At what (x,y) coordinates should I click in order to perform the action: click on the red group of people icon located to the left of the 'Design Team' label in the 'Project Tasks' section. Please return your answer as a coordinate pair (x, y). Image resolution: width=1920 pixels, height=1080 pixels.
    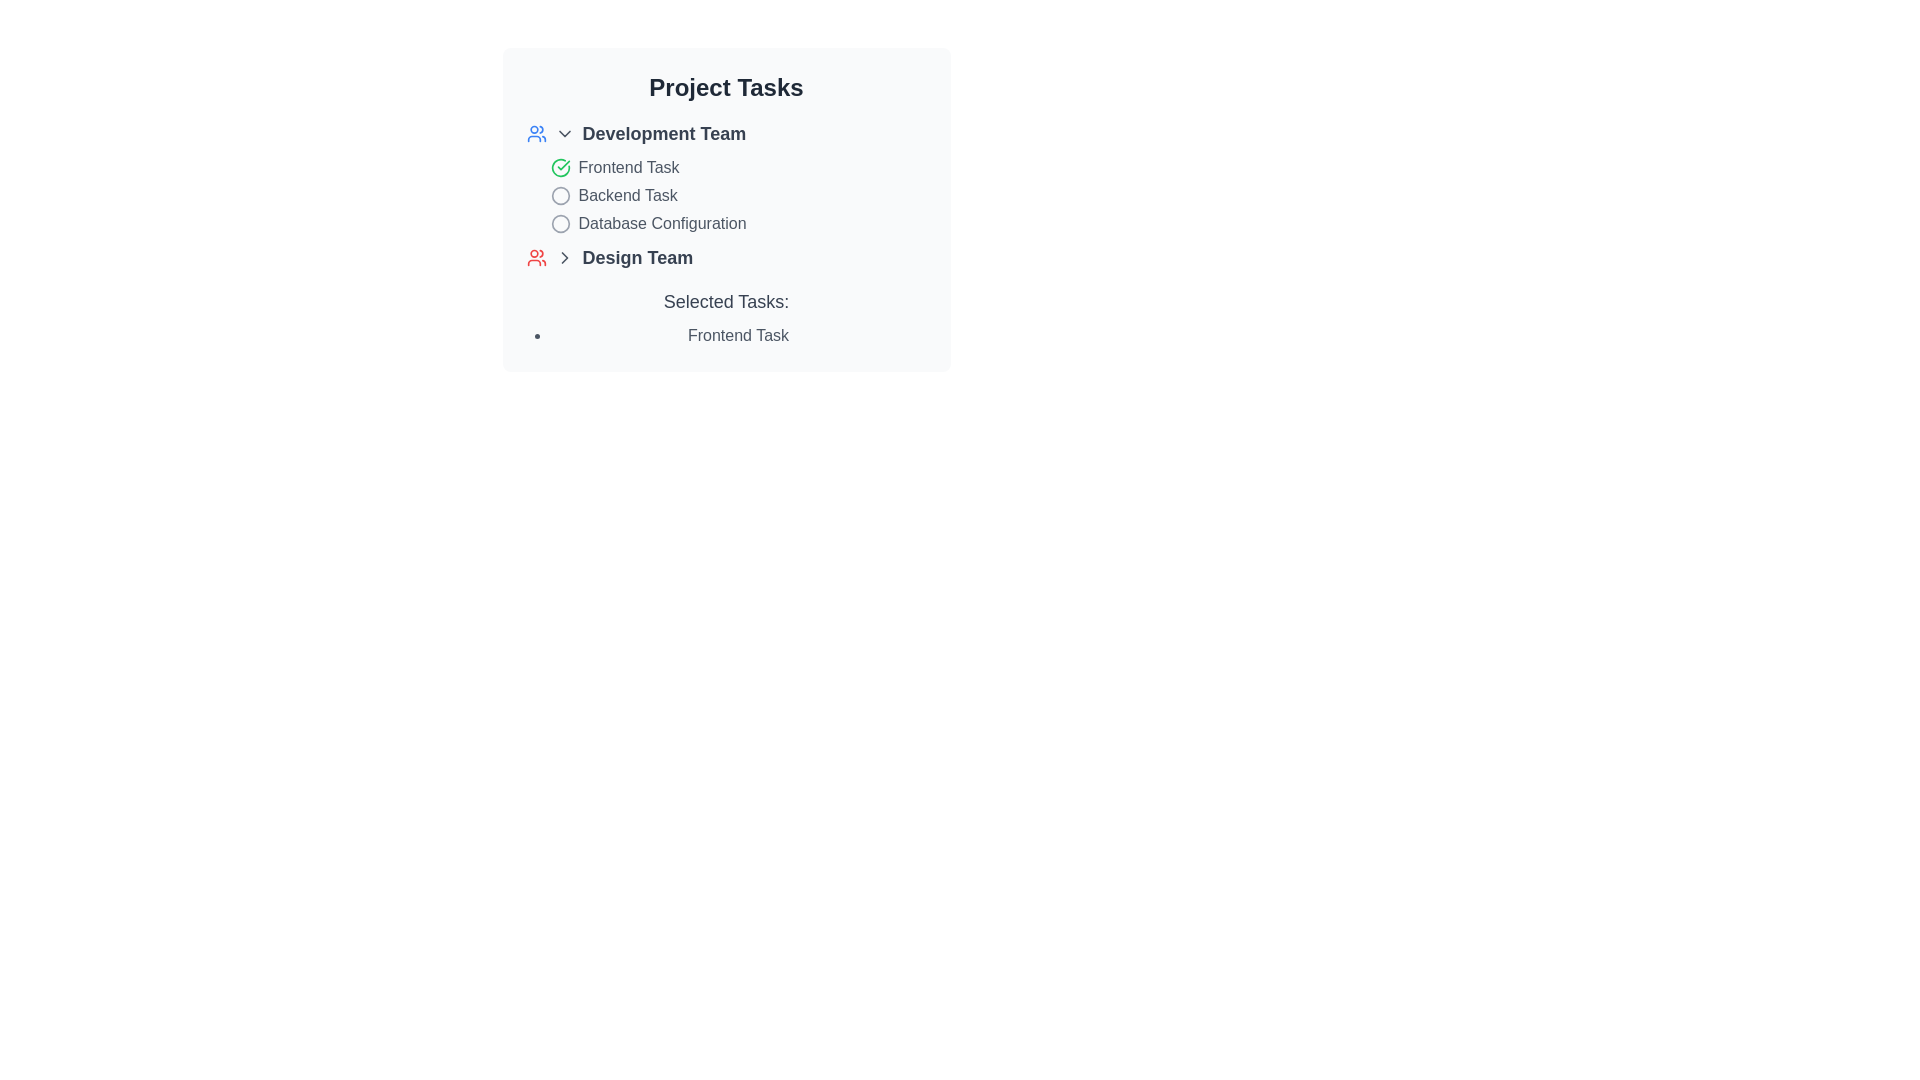
    Looking at the image, I should click on (536, 257).